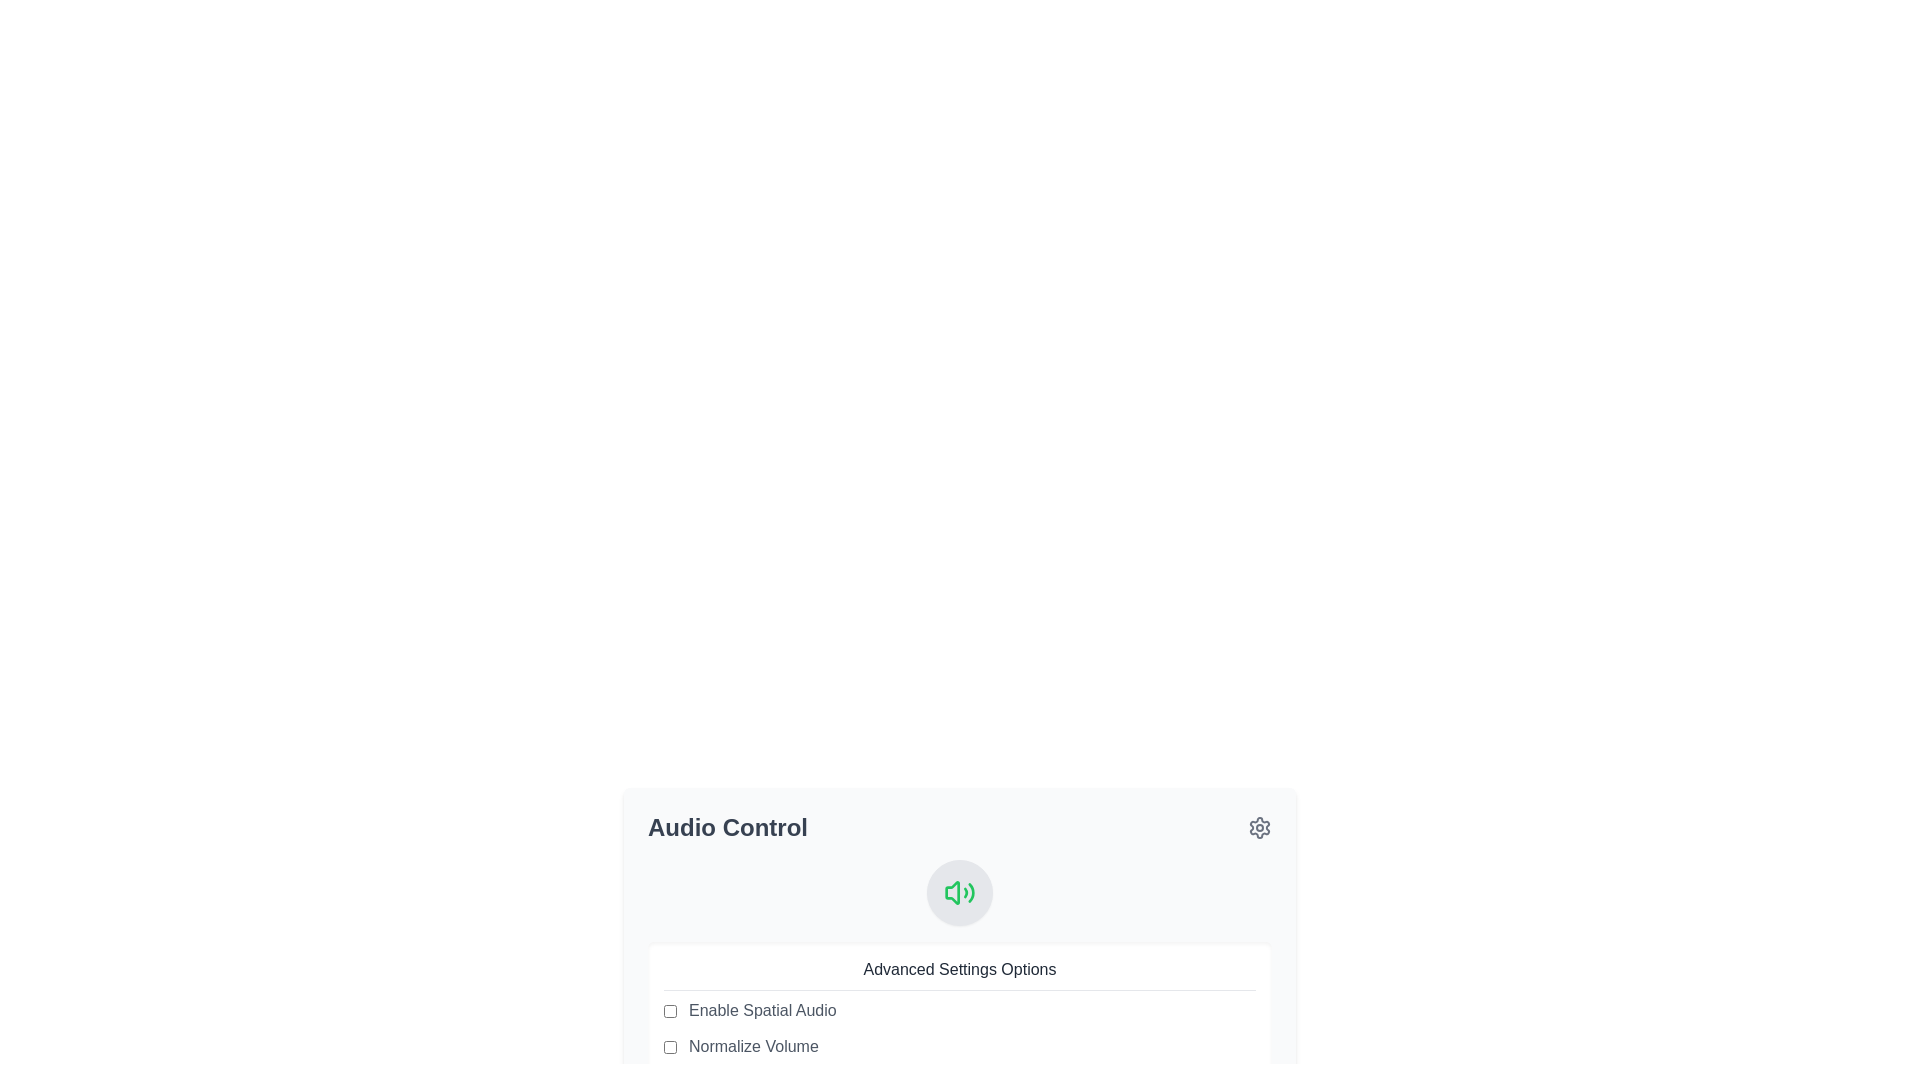 The height and width of the screenshot is (1080, 1920). What do you see at coordinates (960, 973) in the screenshot?
I see `the 'Advanced Settings Options' text label, which is styled with a dark gray color and underlined, located at the top of the options panel` at bounding box center [960, 973].